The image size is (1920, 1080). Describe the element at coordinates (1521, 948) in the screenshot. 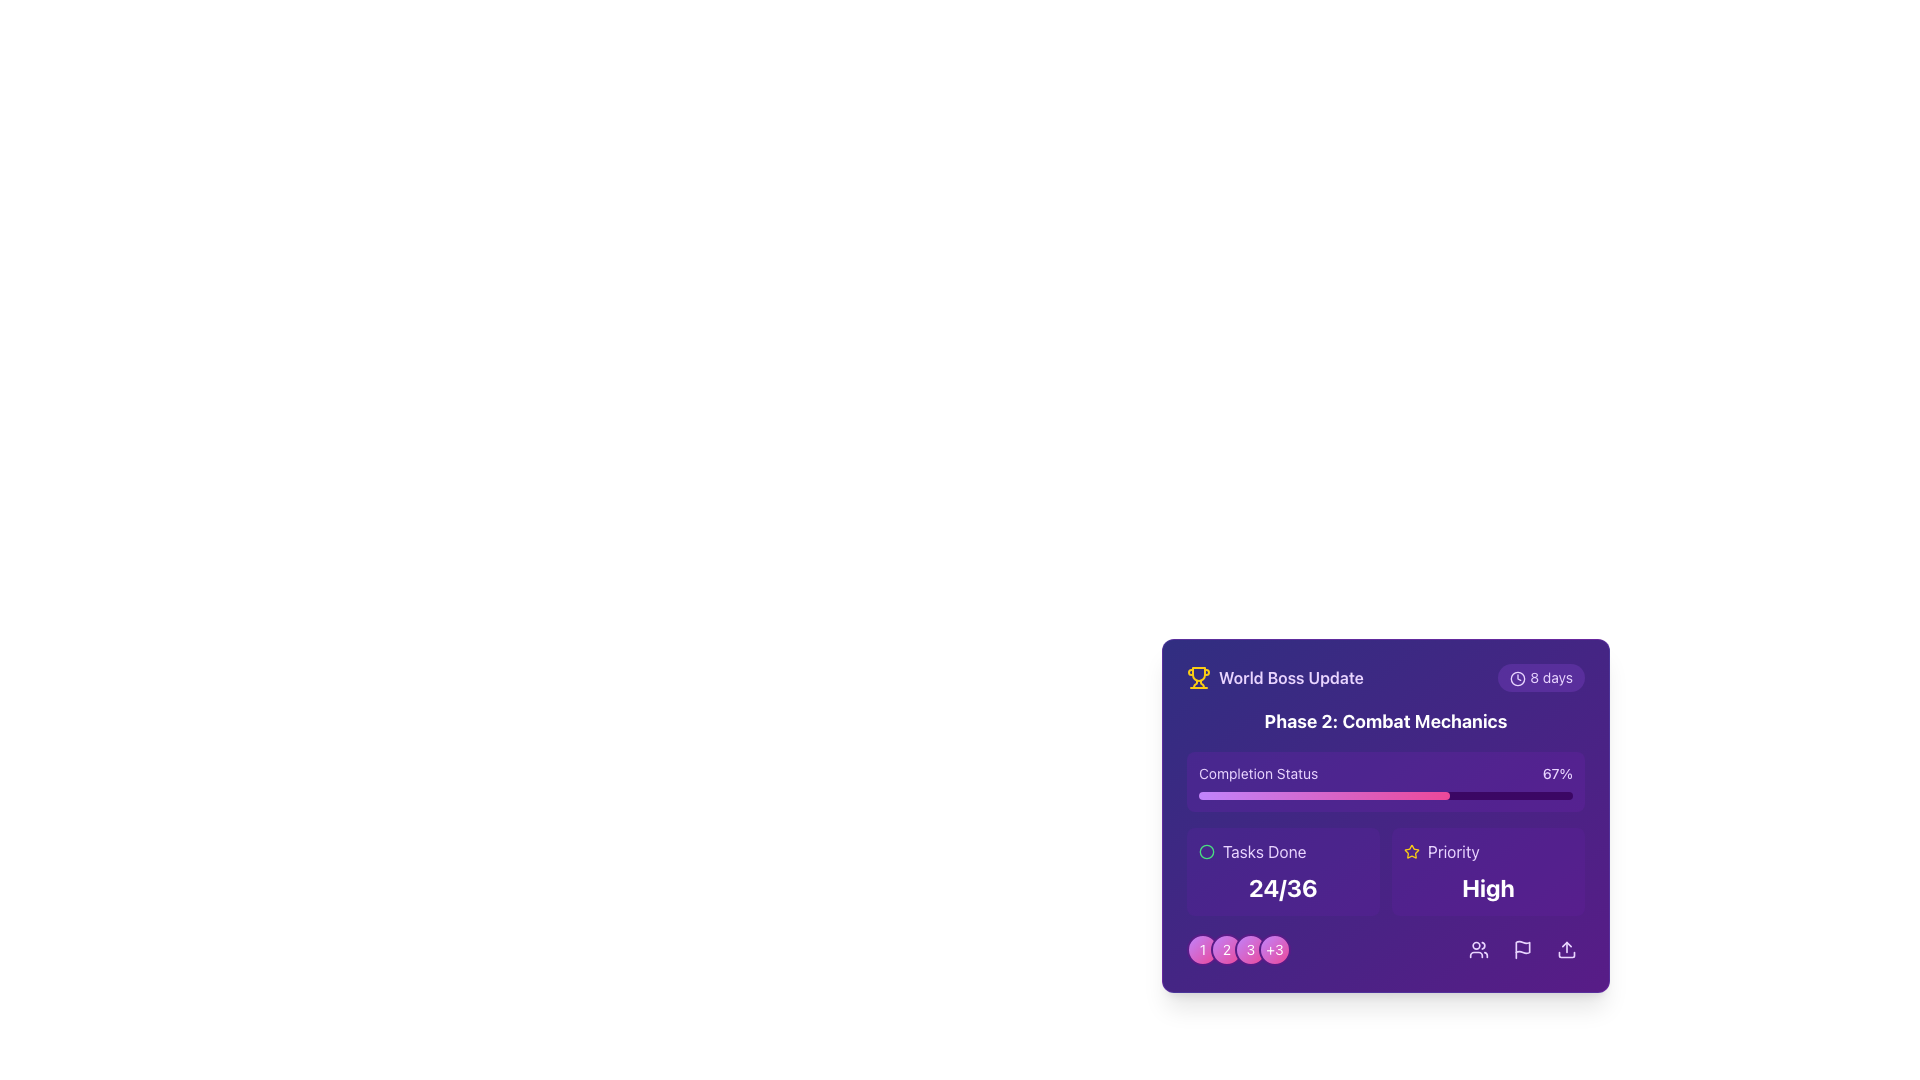

I see `the purple flag icon located at the bottom-right corner of the purple panel interface` at that location.